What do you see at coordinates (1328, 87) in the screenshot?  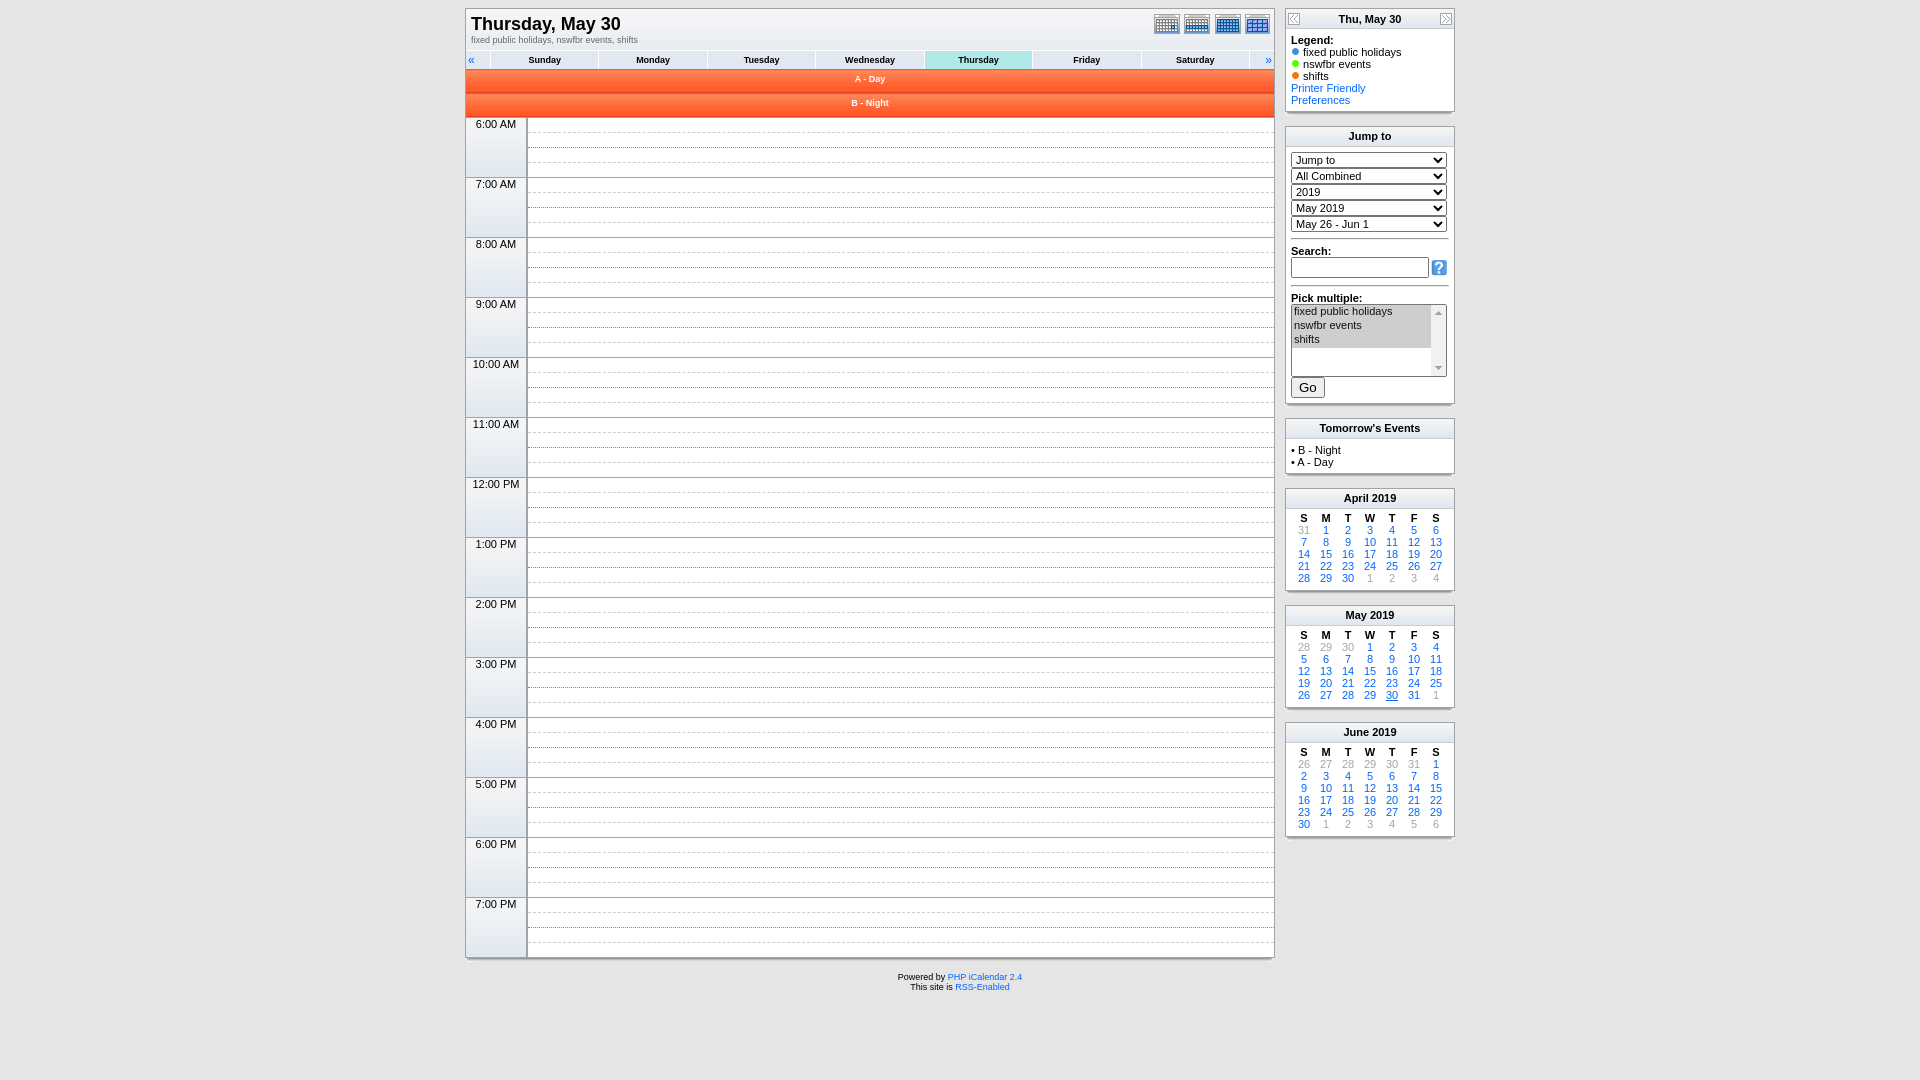 I see `'Printer Friendly'` at bounding box center [1328, 87].